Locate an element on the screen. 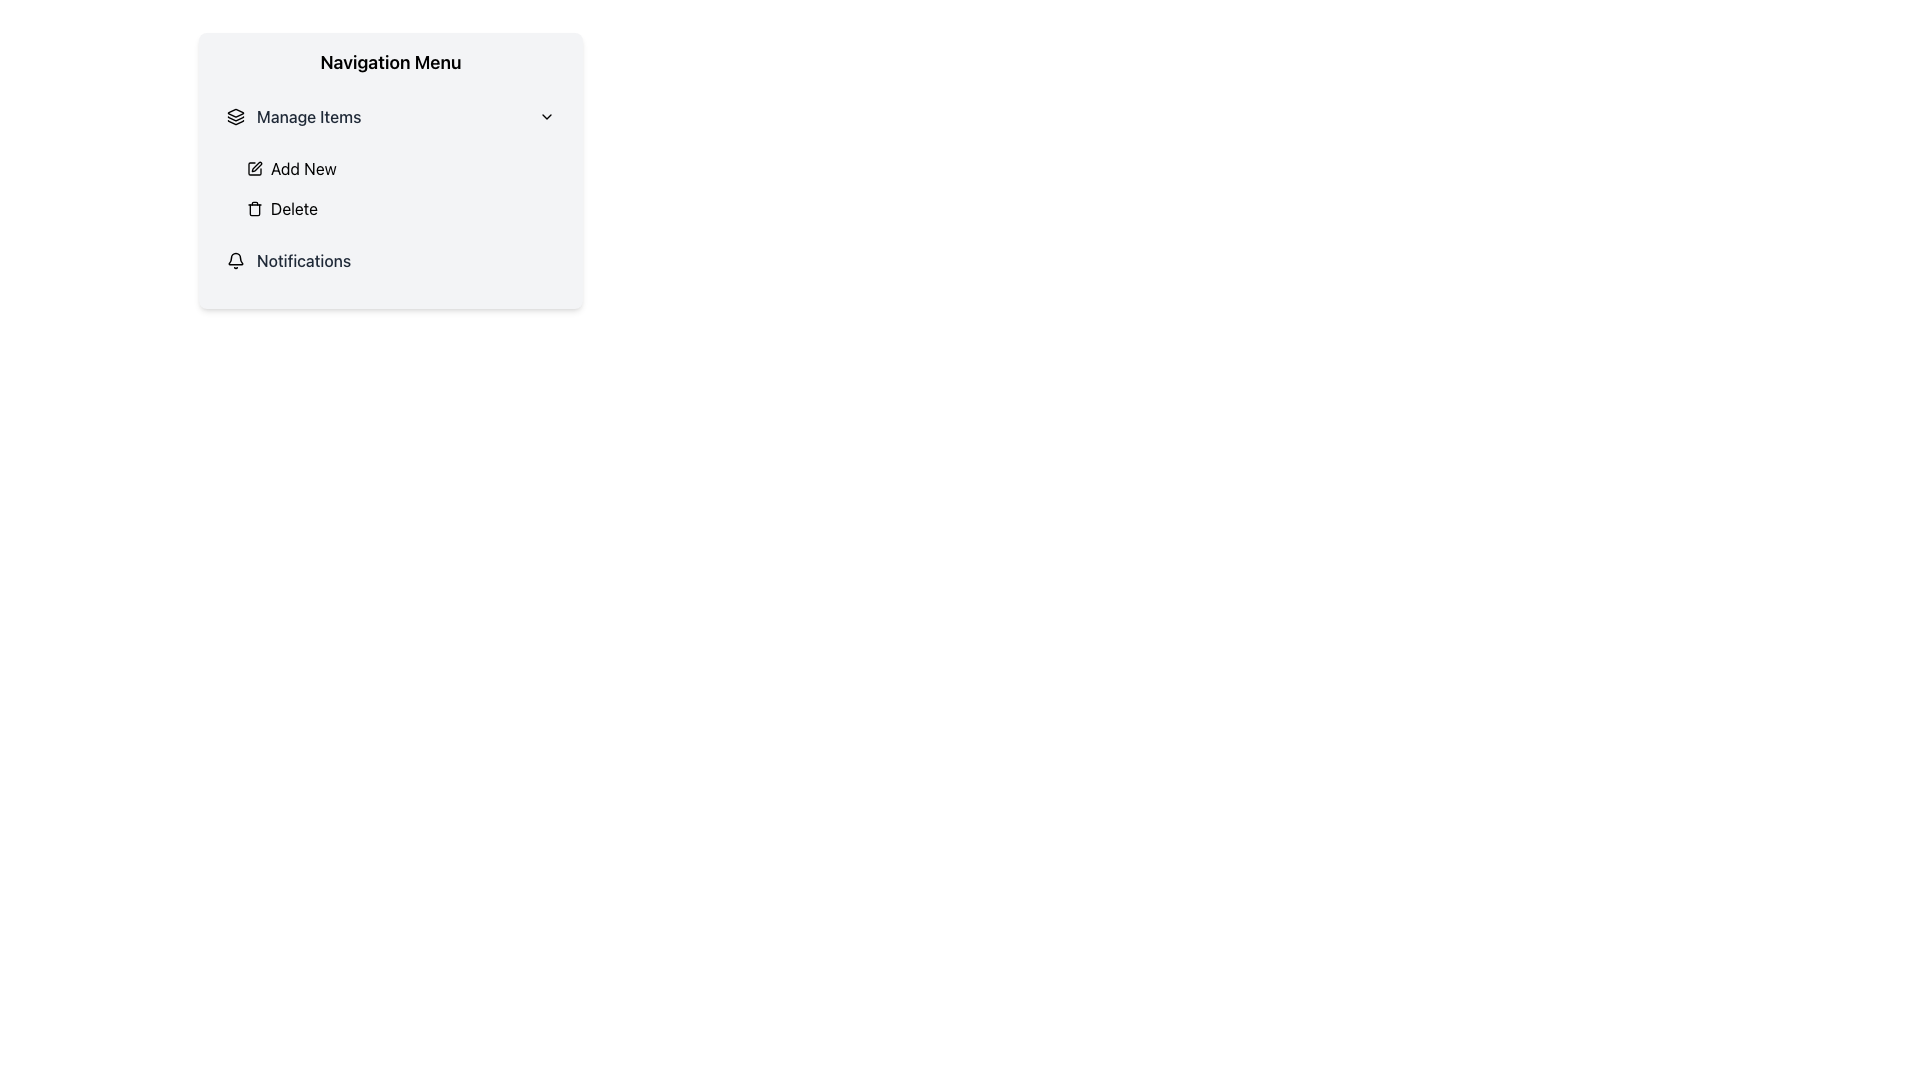 This screenshot has height=1080, width=1920. the angular geometric icon that represents layers or stacked items, located in the 'Manage Items' section of the navigation menu, adjacent to the 'Manage Items' label is located at coordinates (235, 113).